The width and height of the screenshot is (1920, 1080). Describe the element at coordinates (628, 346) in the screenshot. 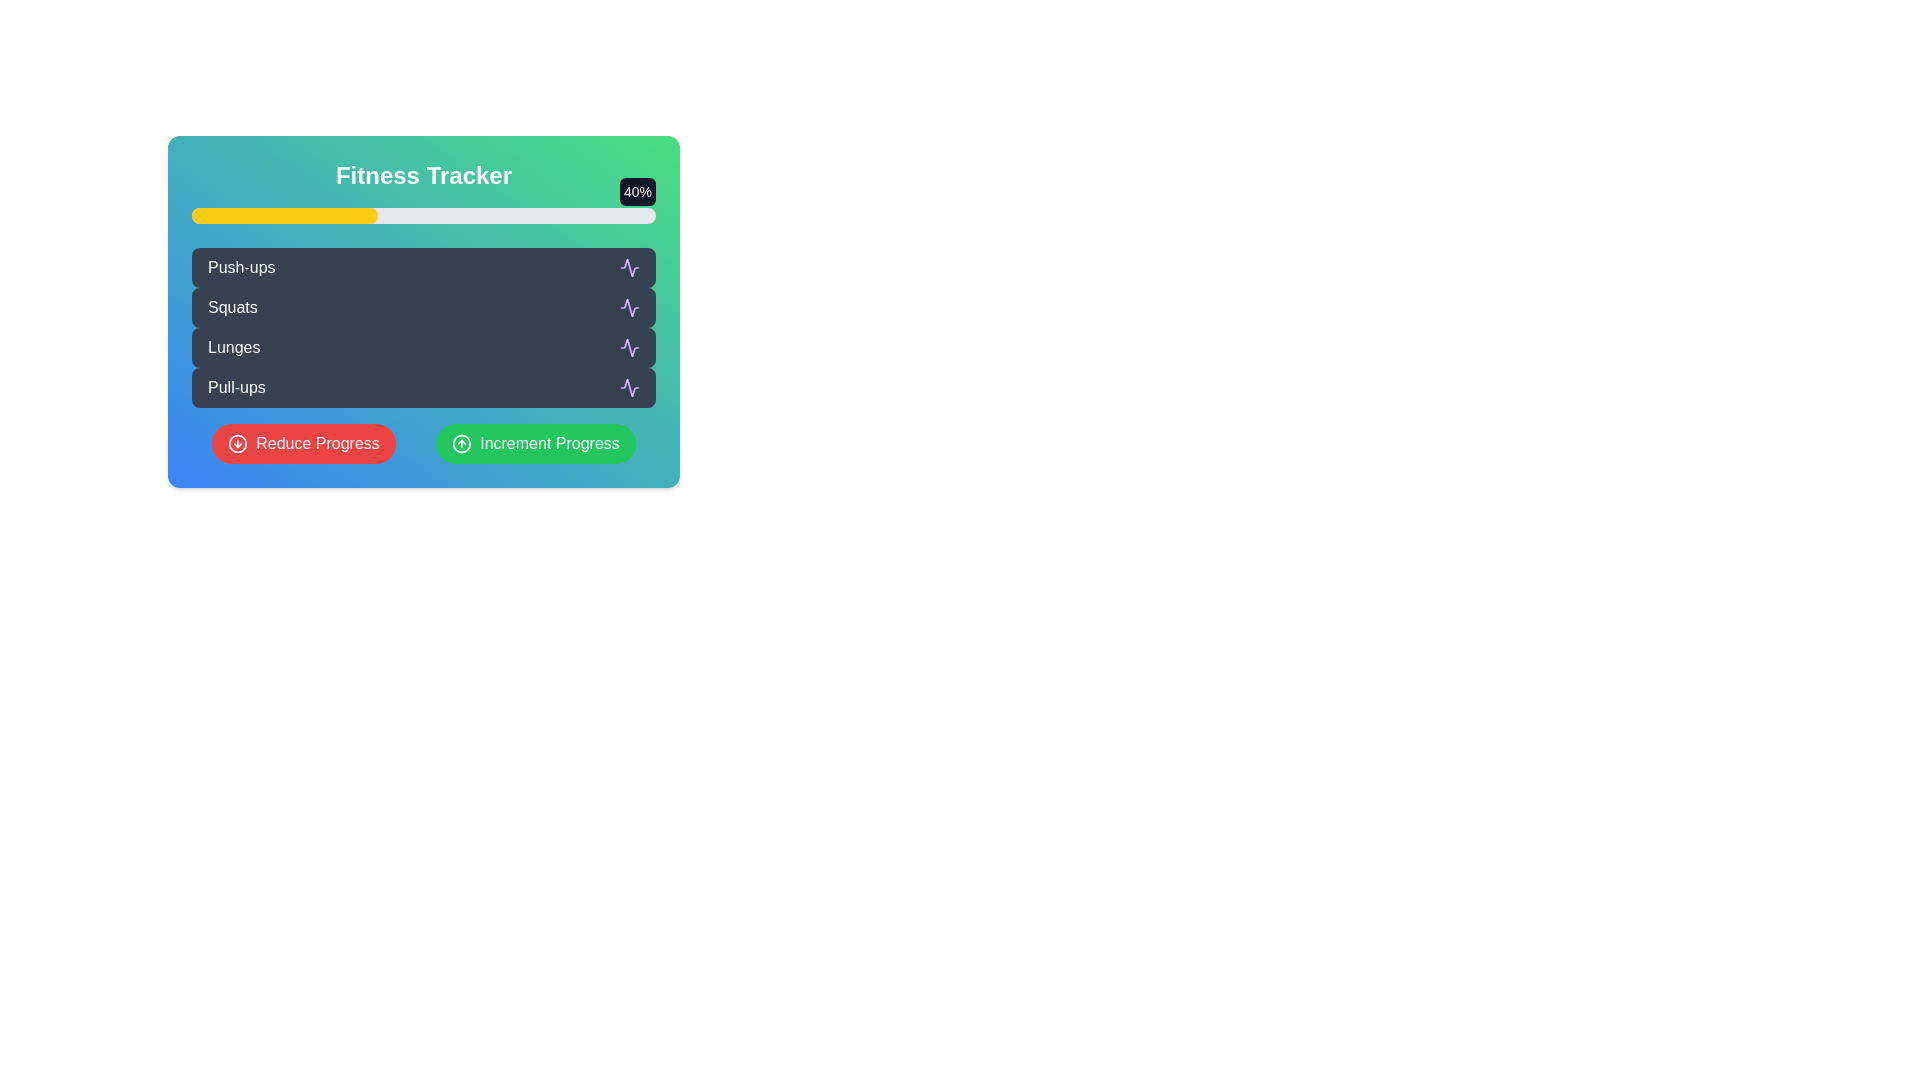

I see `the Lunges icon in the vertical list` at that location.